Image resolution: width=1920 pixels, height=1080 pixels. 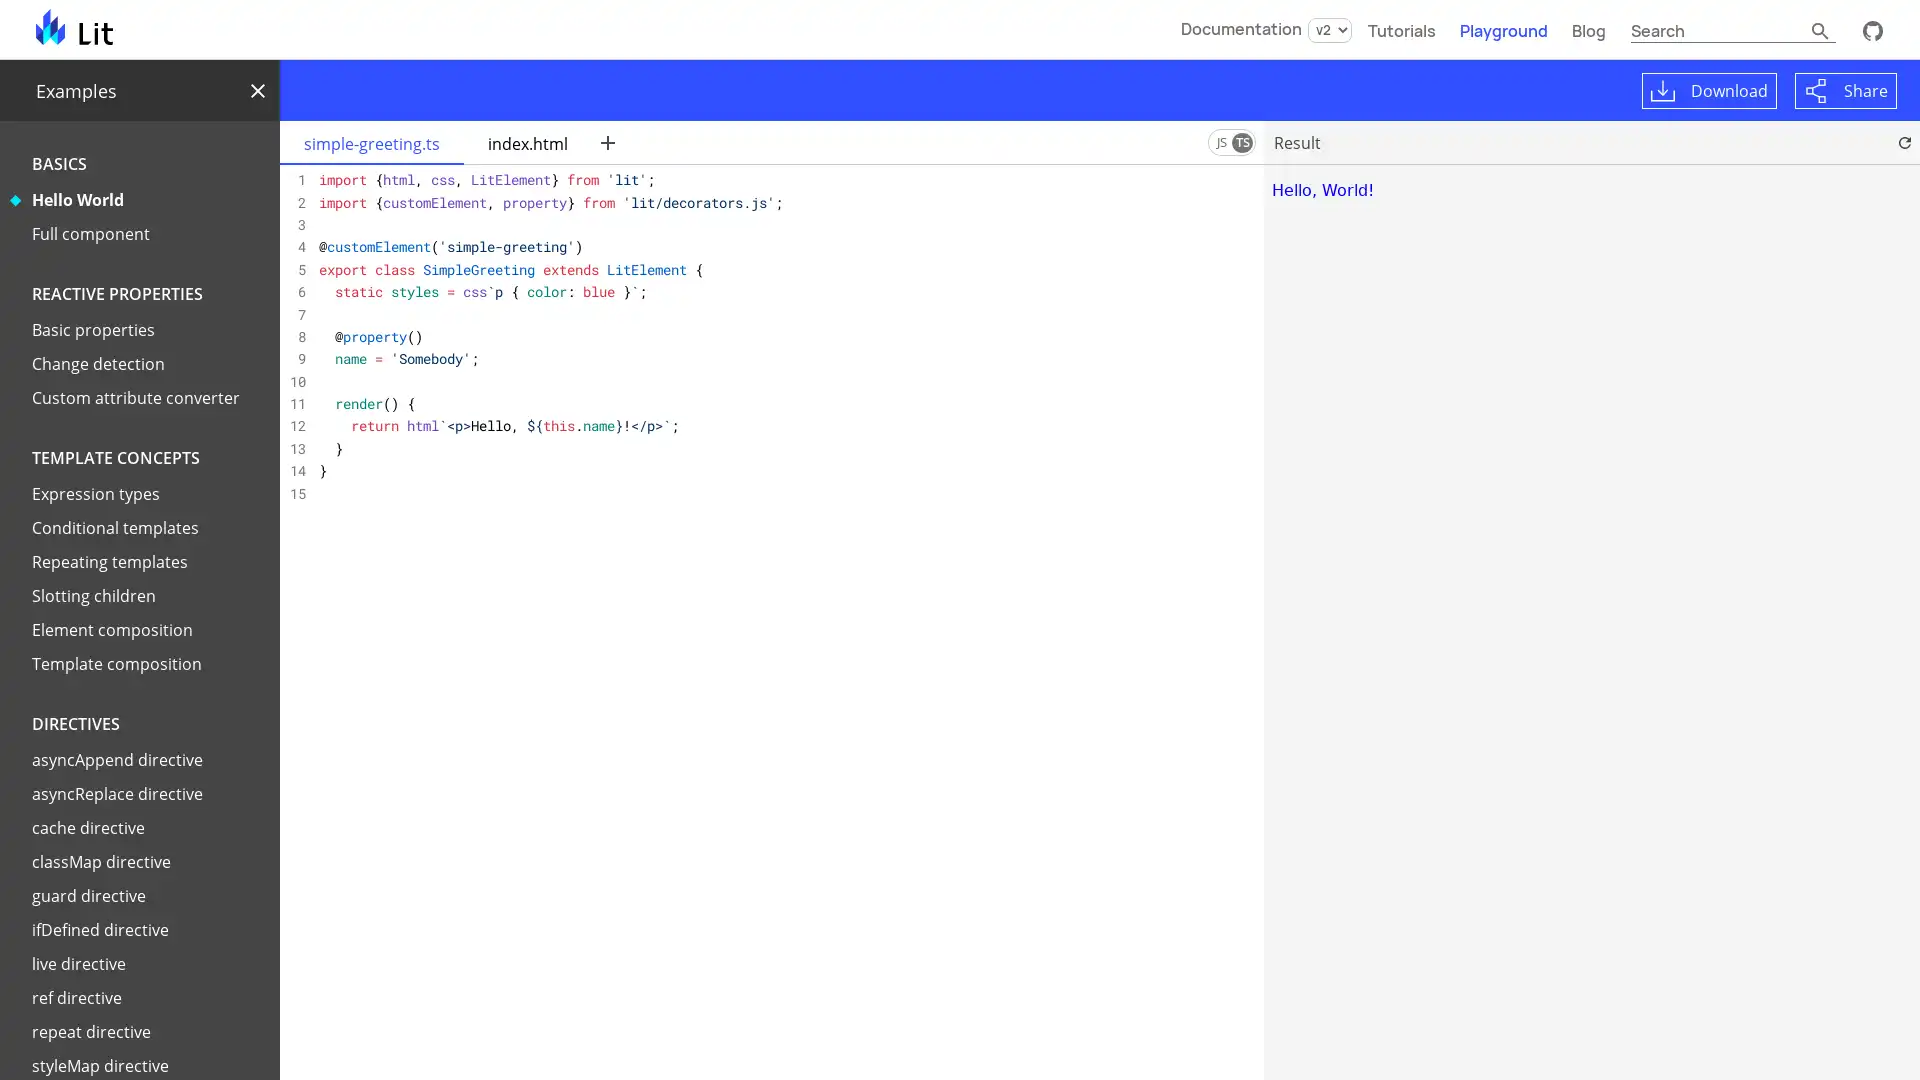 What do you see at coordinates (607, 141) in the screenshot?
I see `New file` at bounding box center [607, 141].